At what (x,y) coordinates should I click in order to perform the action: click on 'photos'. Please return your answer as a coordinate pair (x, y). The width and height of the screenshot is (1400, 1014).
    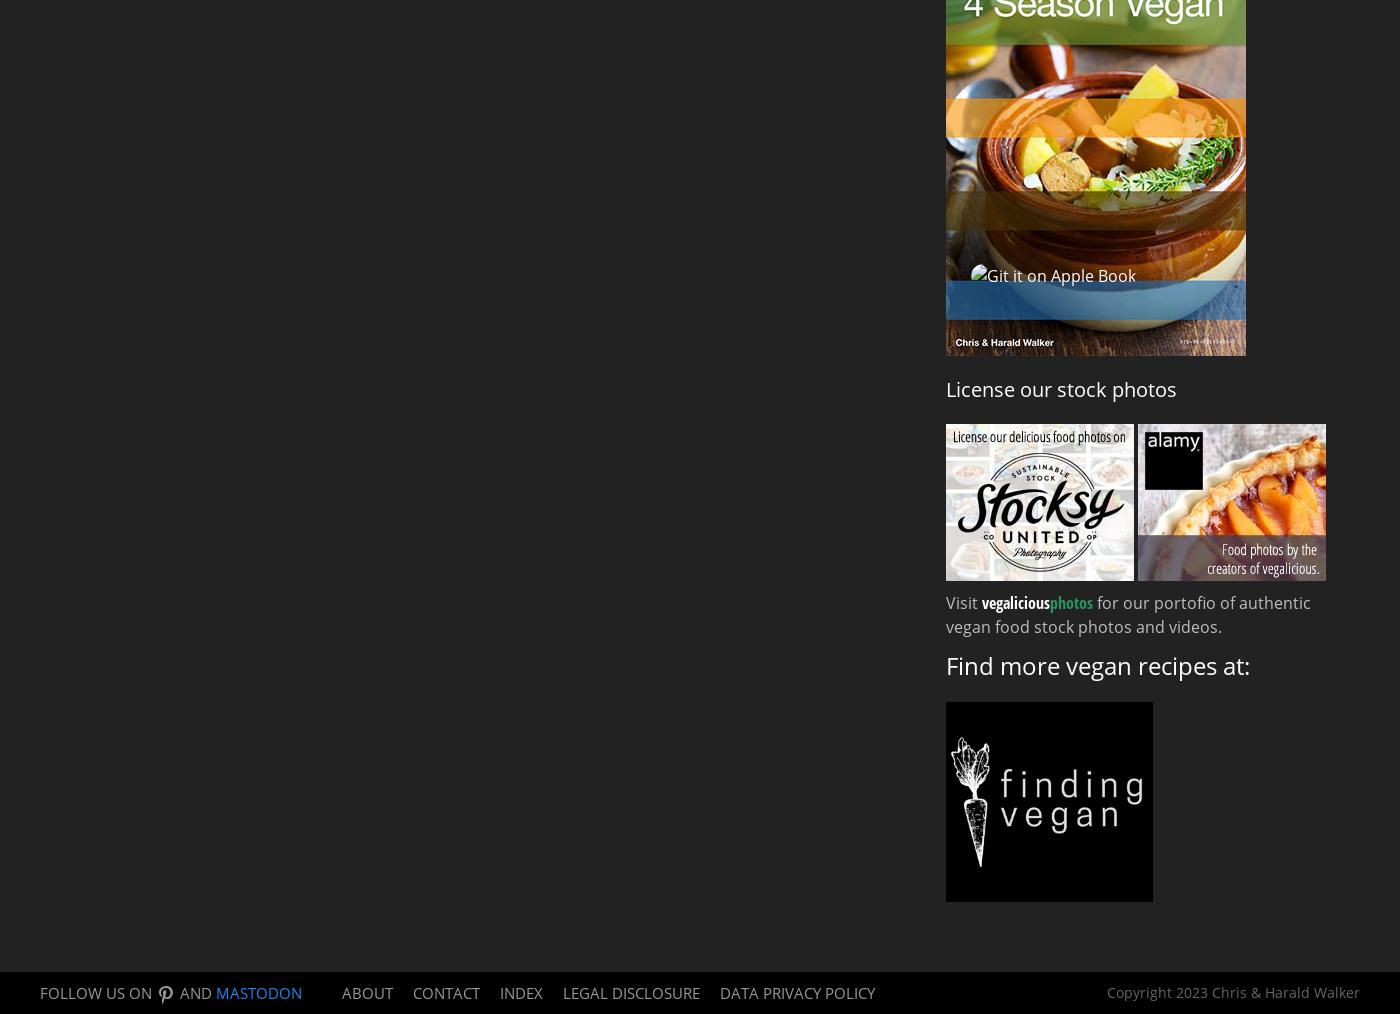
    Looking at the image, I should click on (1050, 602).